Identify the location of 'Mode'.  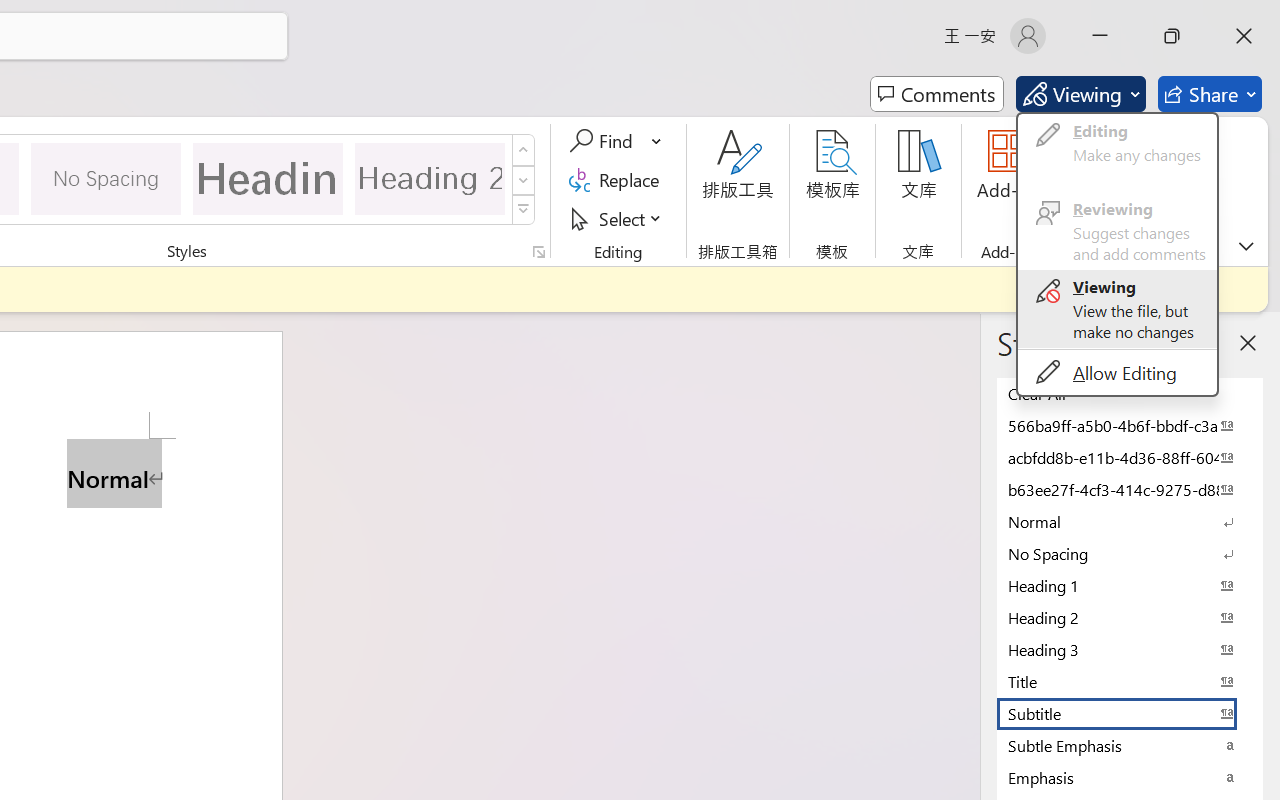
(1079, 94).